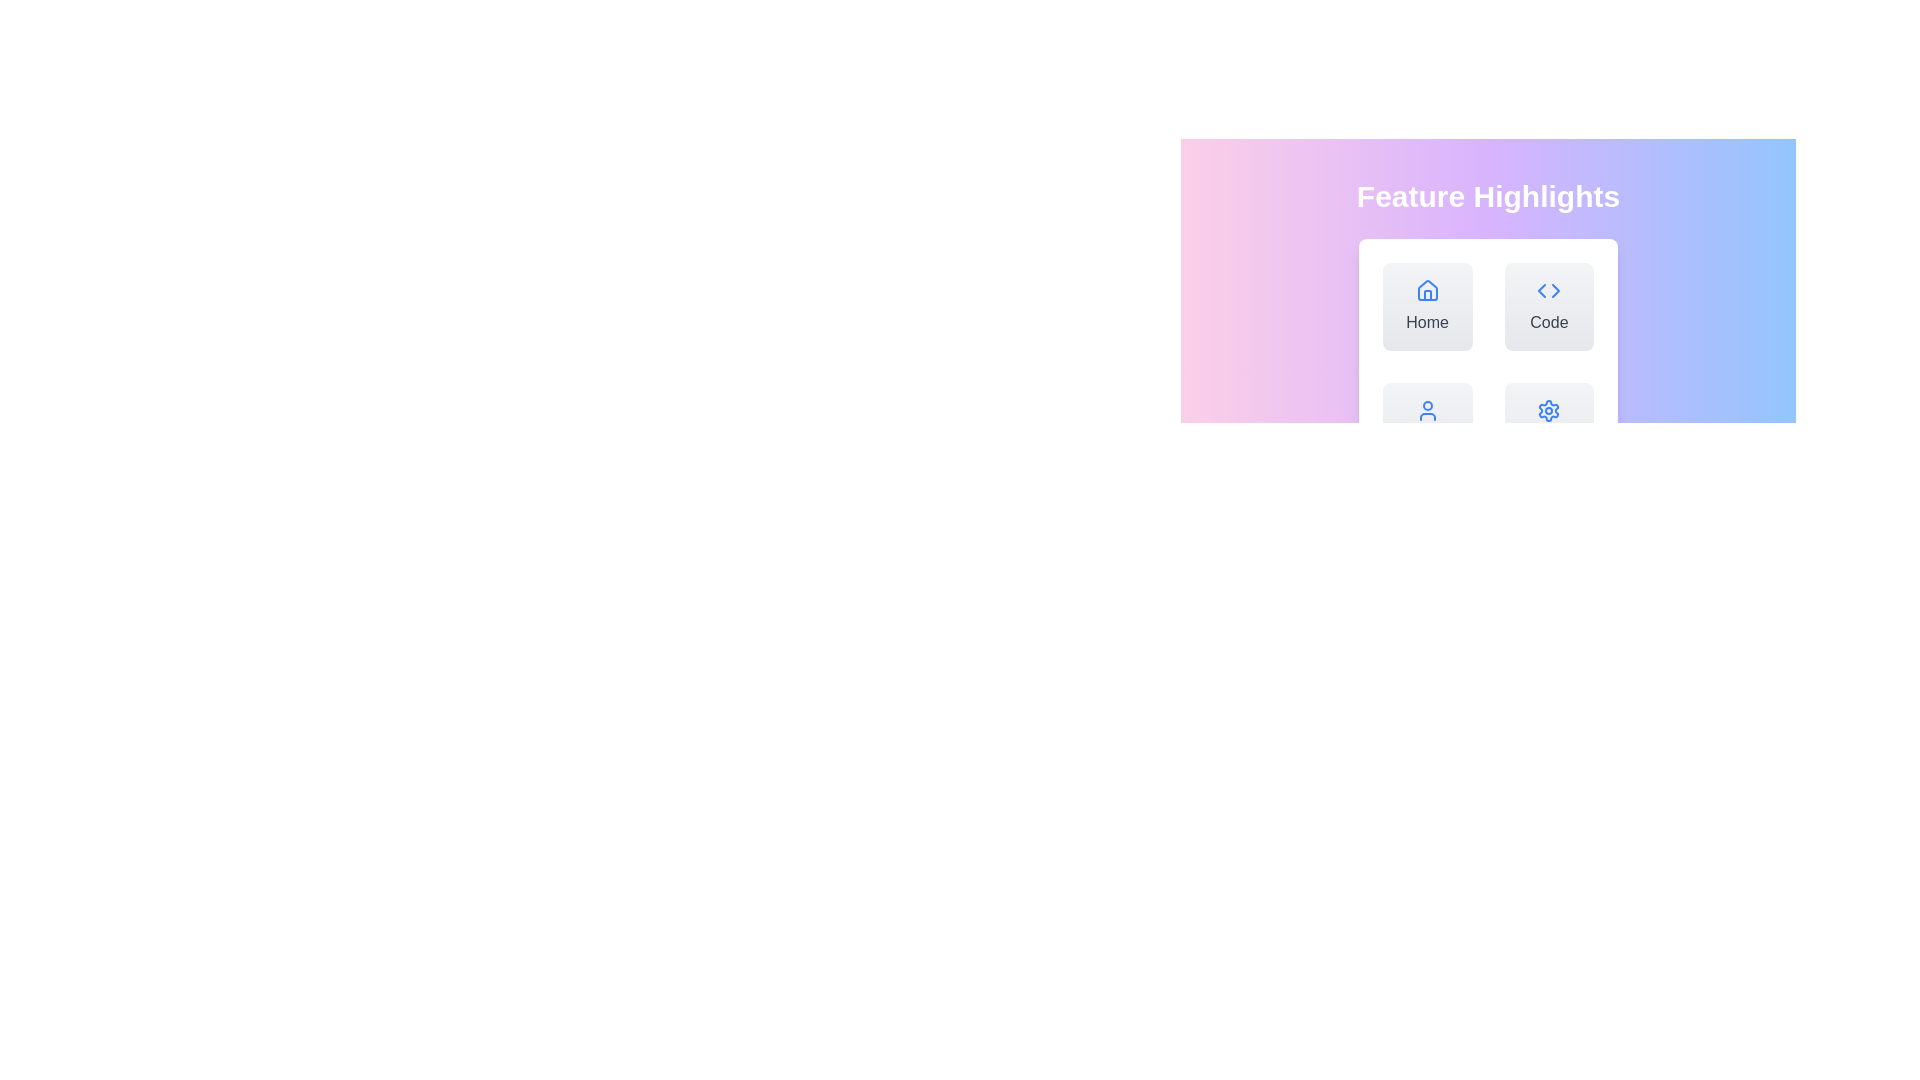 The image size is (1920, 1080). What do you see at coordinates (1426, 426) in the screenshot?
I see `the 'Profile' button, which is a vertically aligned button with a light gradient background and a blue user profile icon, located in the bottom-left position of the grid` at bounding box center [1426, 426].